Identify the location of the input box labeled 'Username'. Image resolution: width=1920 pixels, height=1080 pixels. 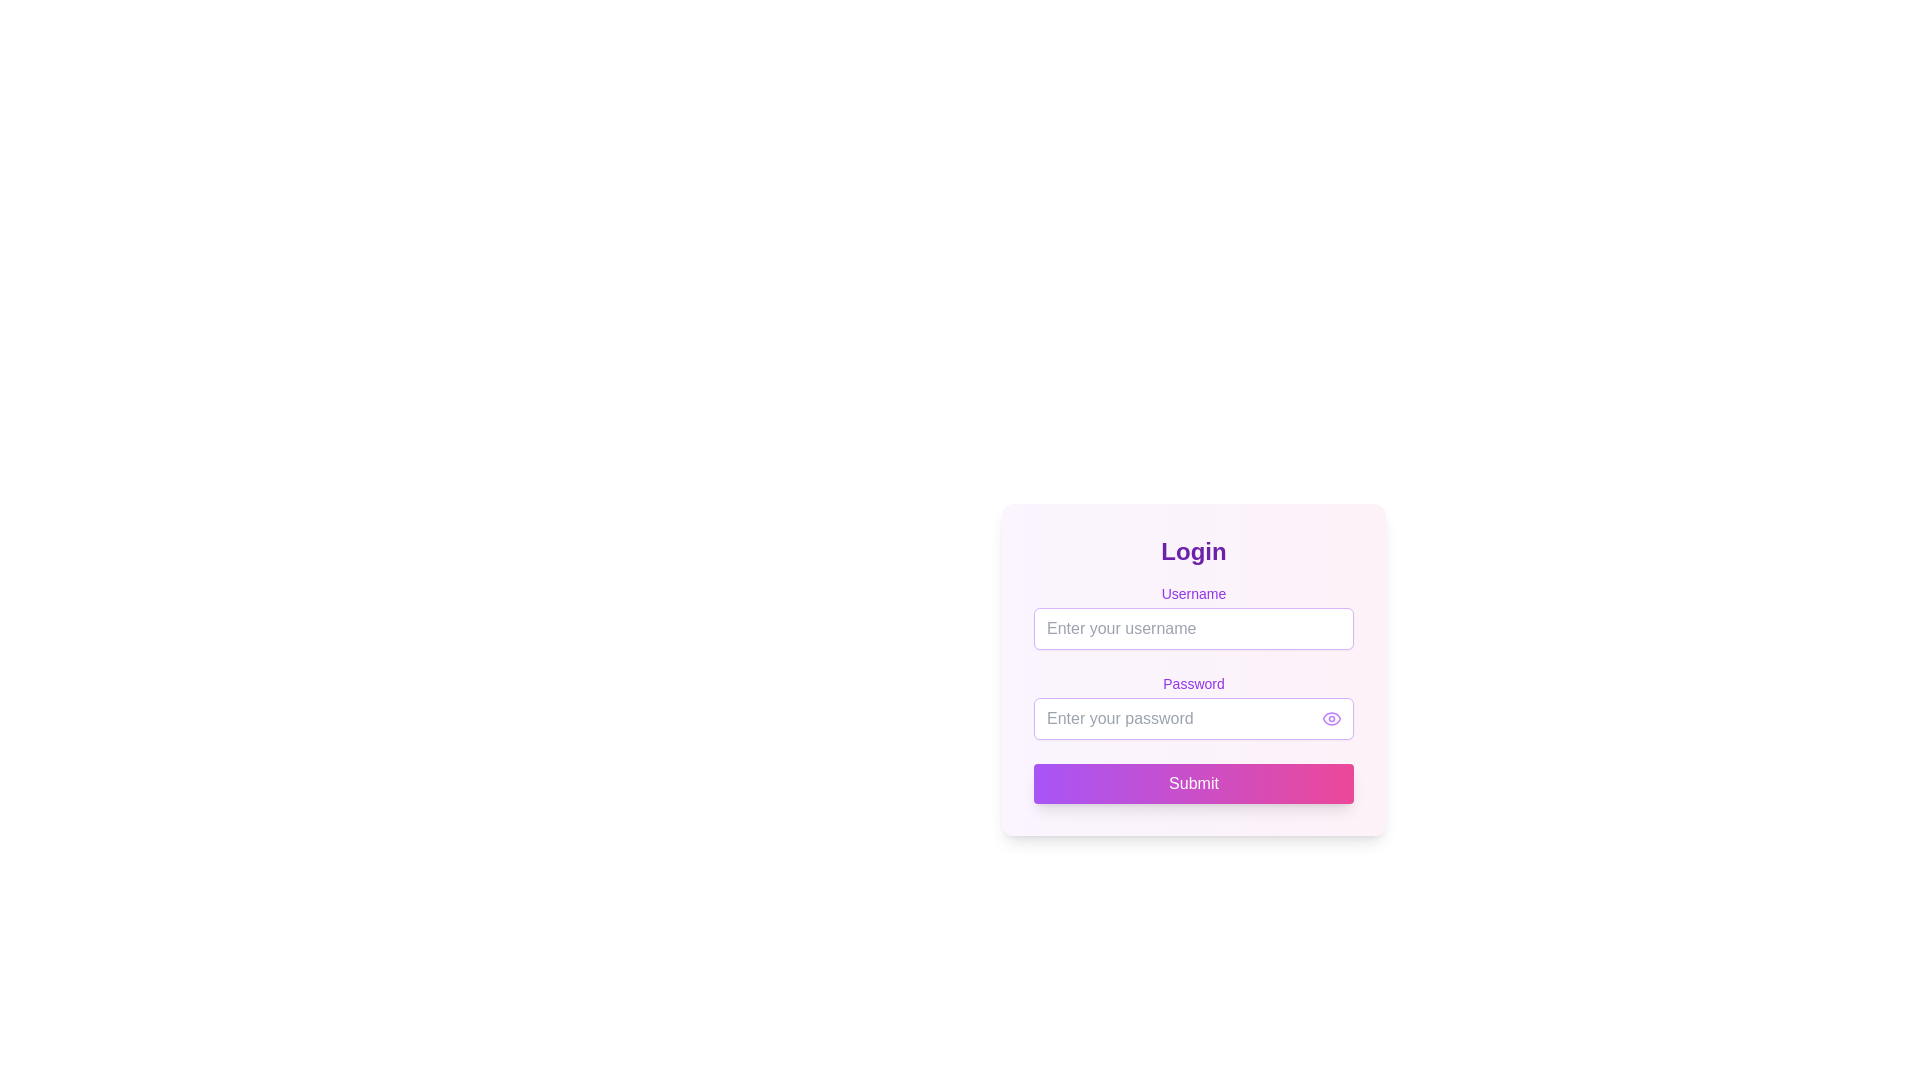
(1194, 616).